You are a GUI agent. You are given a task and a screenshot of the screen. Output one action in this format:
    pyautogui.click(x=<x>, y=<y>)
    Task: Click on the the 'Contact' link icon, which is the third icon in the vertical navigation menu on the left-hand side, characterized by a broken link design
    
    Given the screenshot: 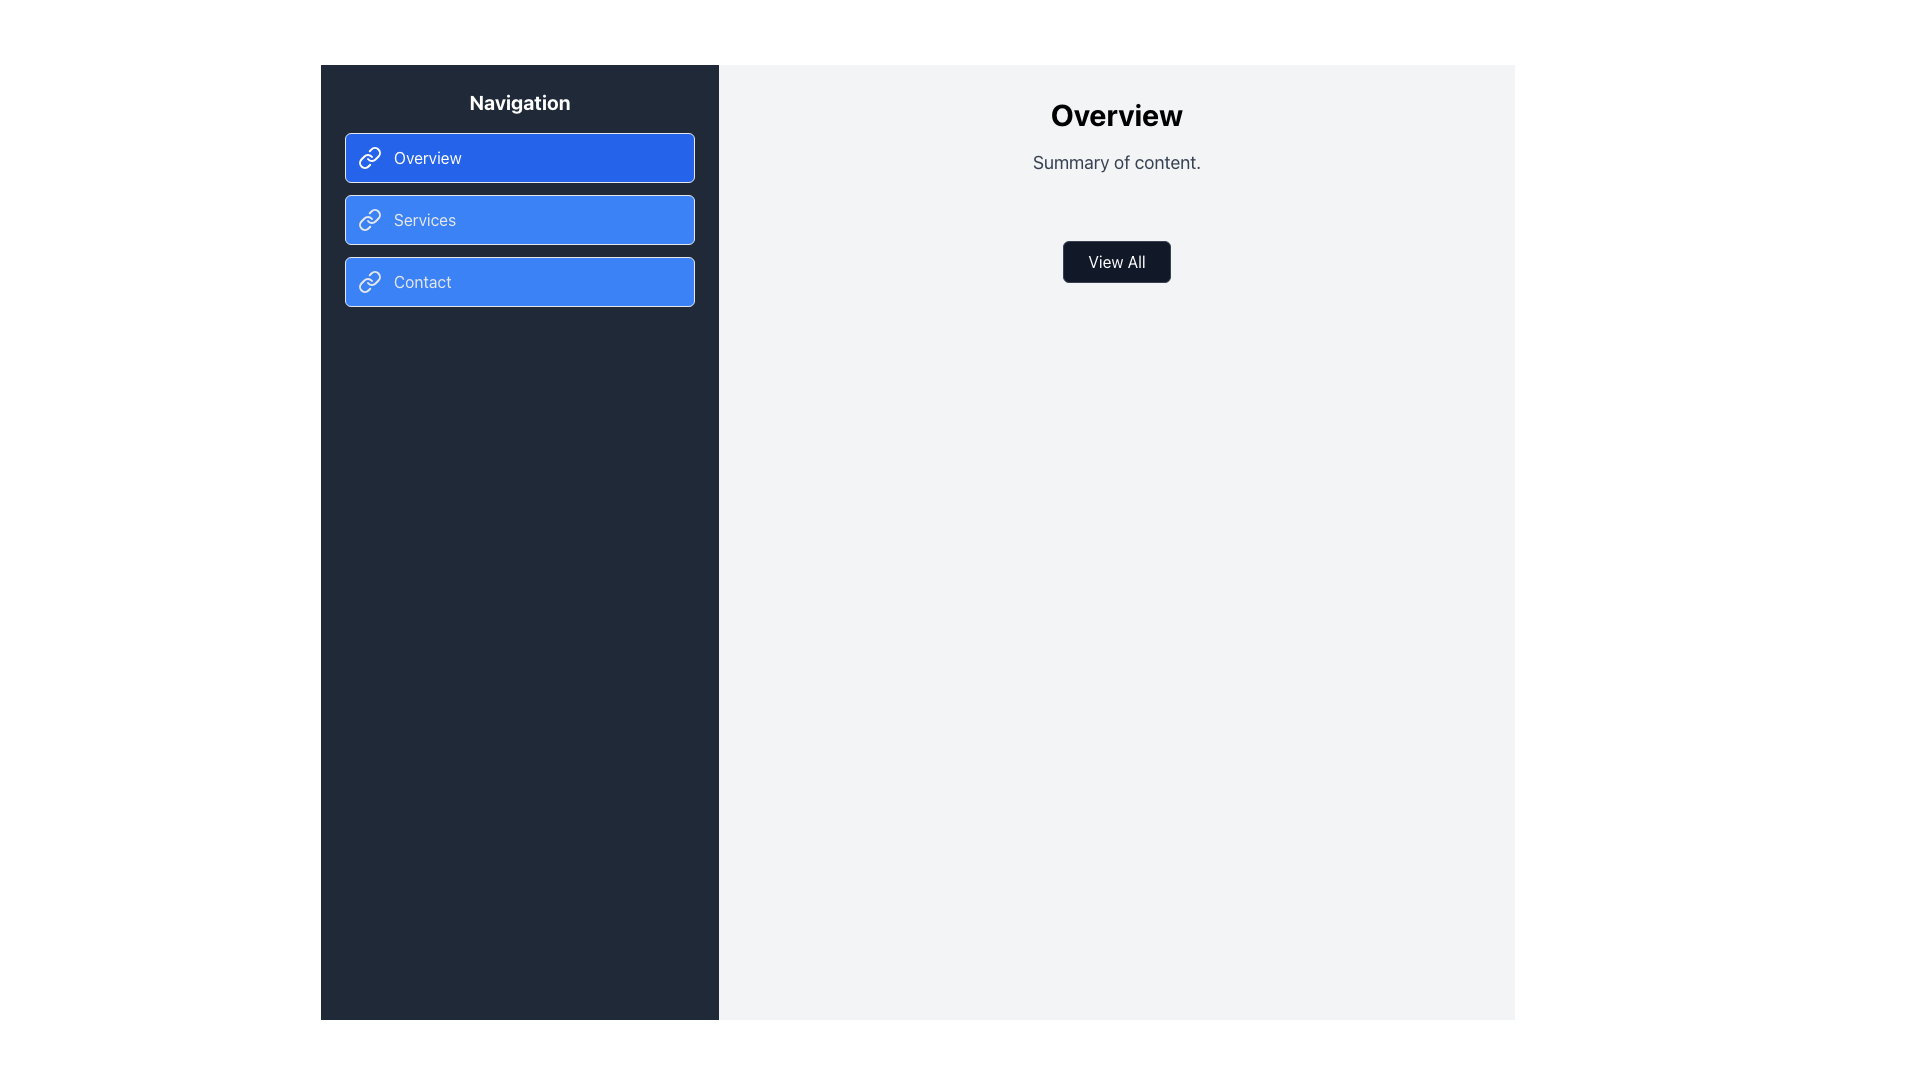 What is the action you would take?
    pyautogui.click(x=365, y=285)
    